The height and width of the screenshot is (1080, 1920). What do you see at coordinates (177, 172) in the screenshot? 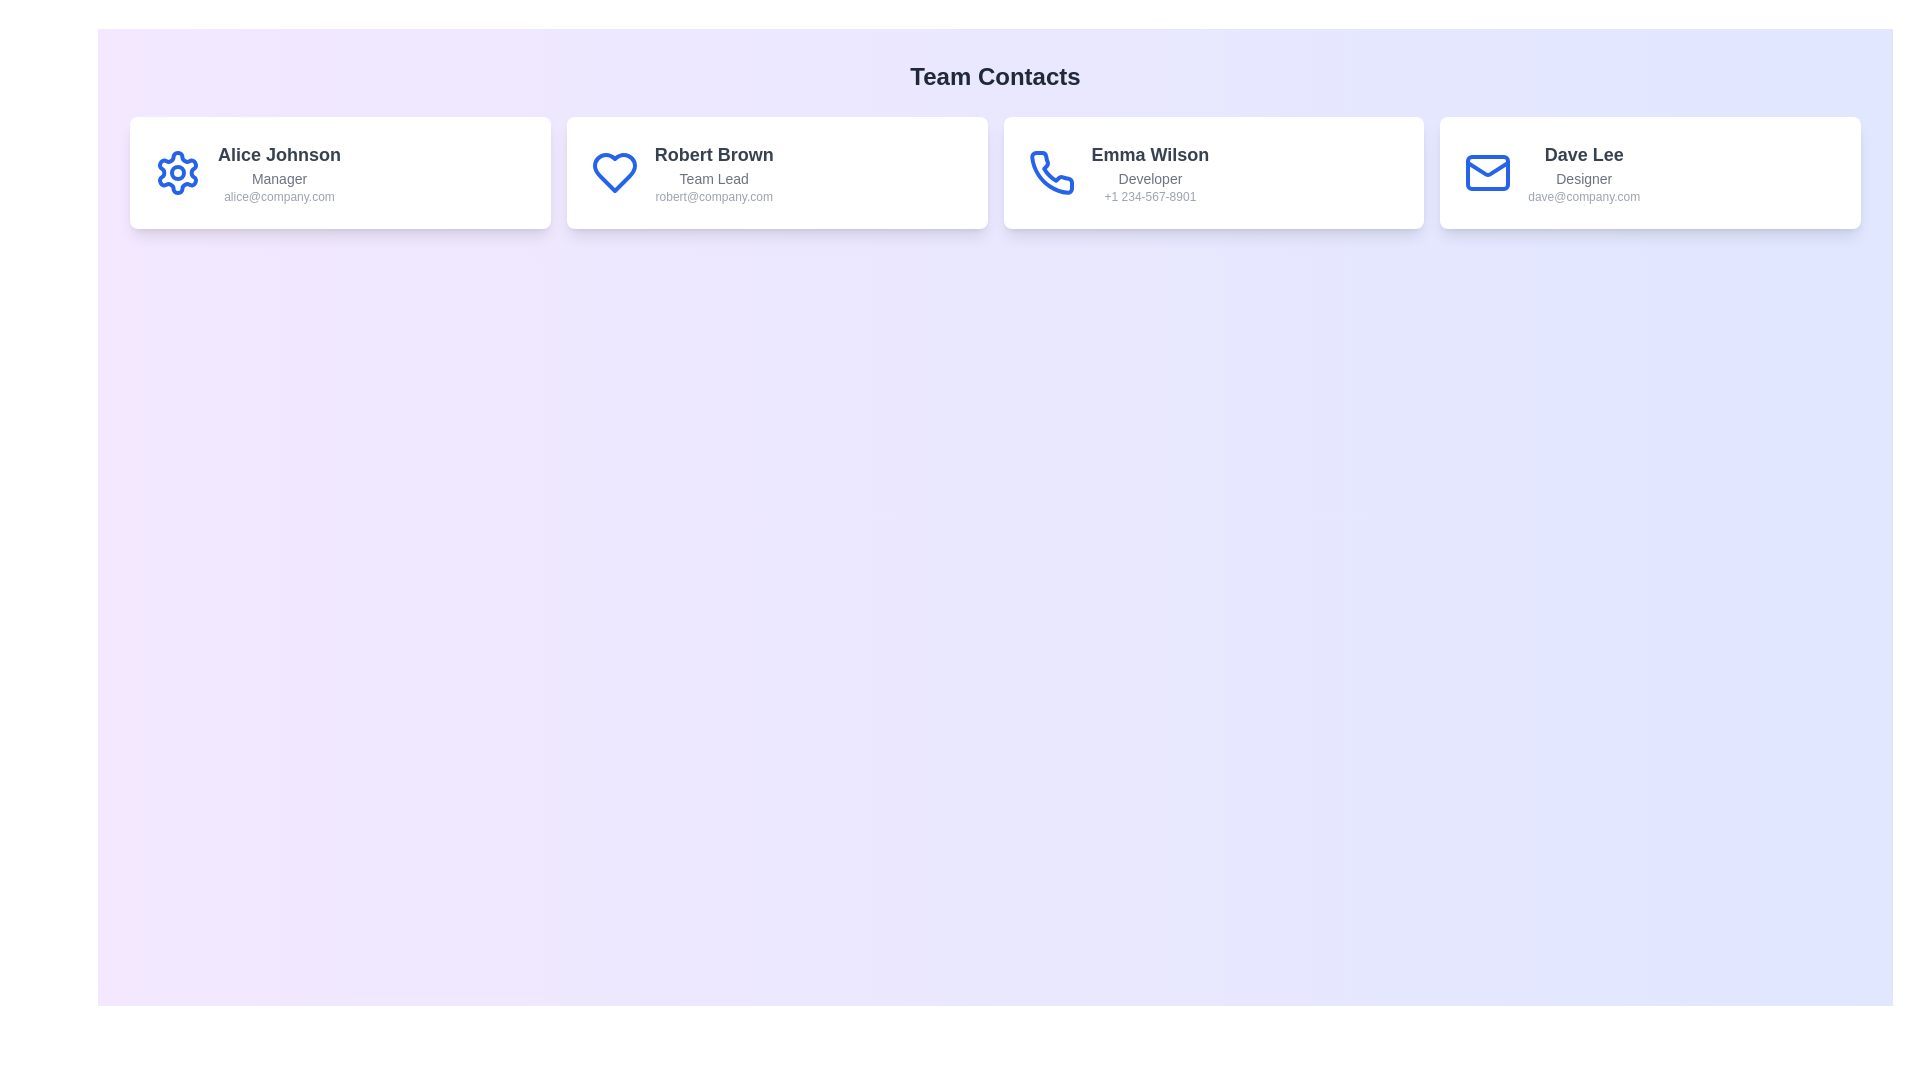
I see `the gear icon, styled in blue and white, located to the far left within the card of Alice Johnson's contact details` at bounding box center [177, 172].